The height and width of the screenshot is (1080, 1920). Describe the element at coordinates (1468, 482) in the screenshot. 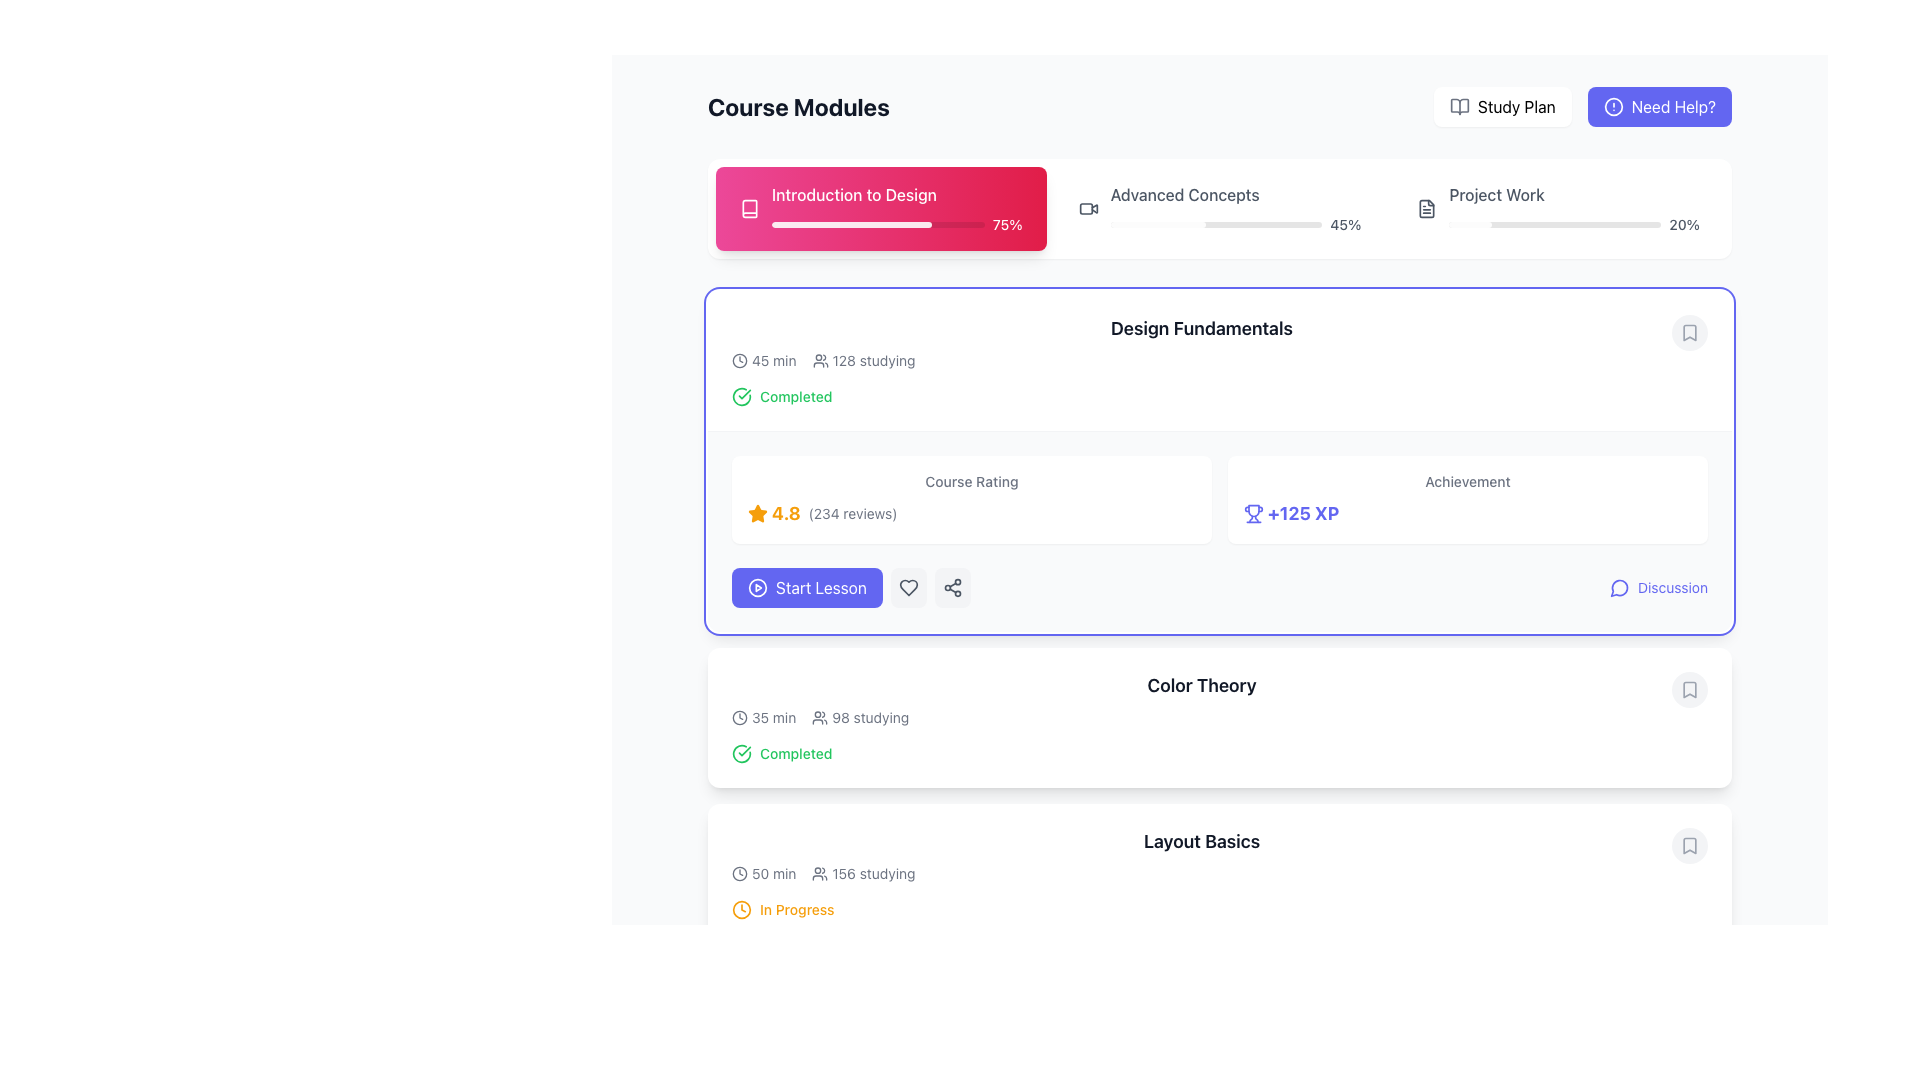

I see `the 'Achievement' label text element which is styled in gray and positioned within the 'Design Fundamentals' card layout, above the '+125 XP' blue text` at that location.